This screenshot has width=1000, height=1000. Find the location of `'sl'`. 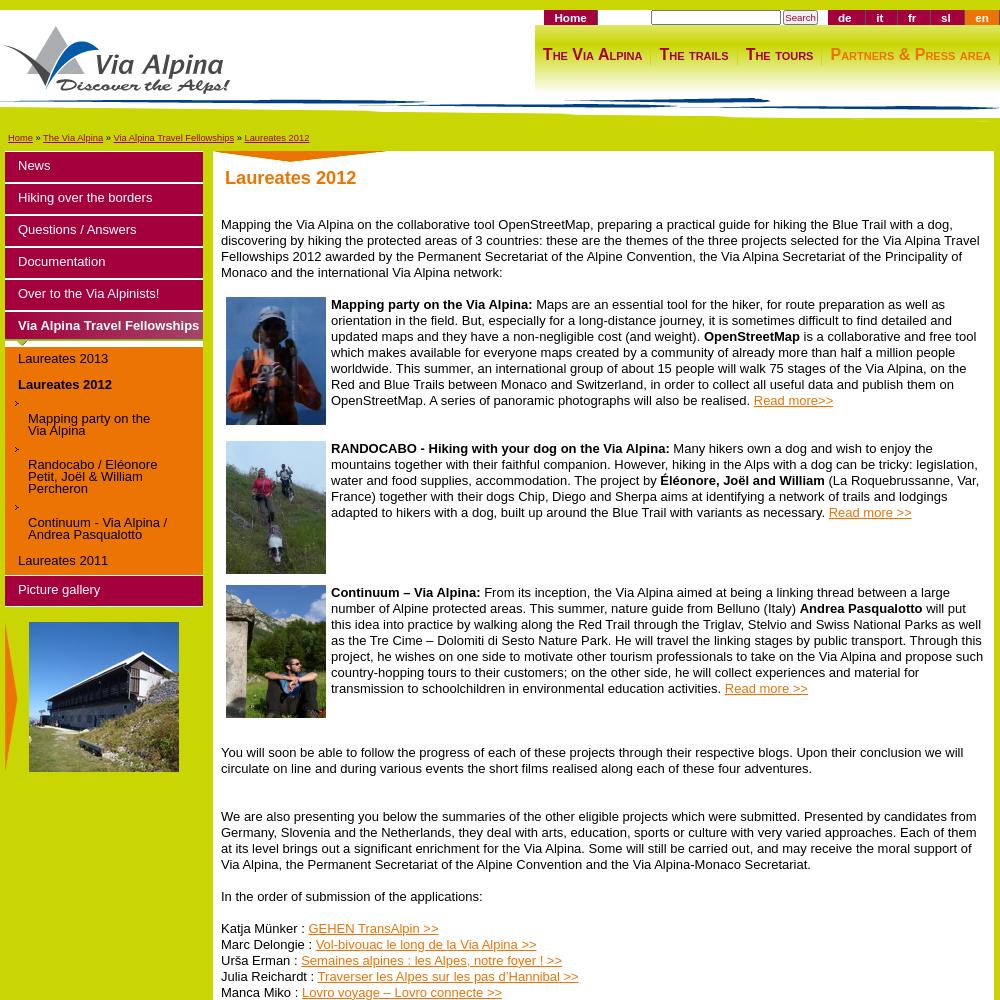

'sl' is located at coordinates (944, 17).